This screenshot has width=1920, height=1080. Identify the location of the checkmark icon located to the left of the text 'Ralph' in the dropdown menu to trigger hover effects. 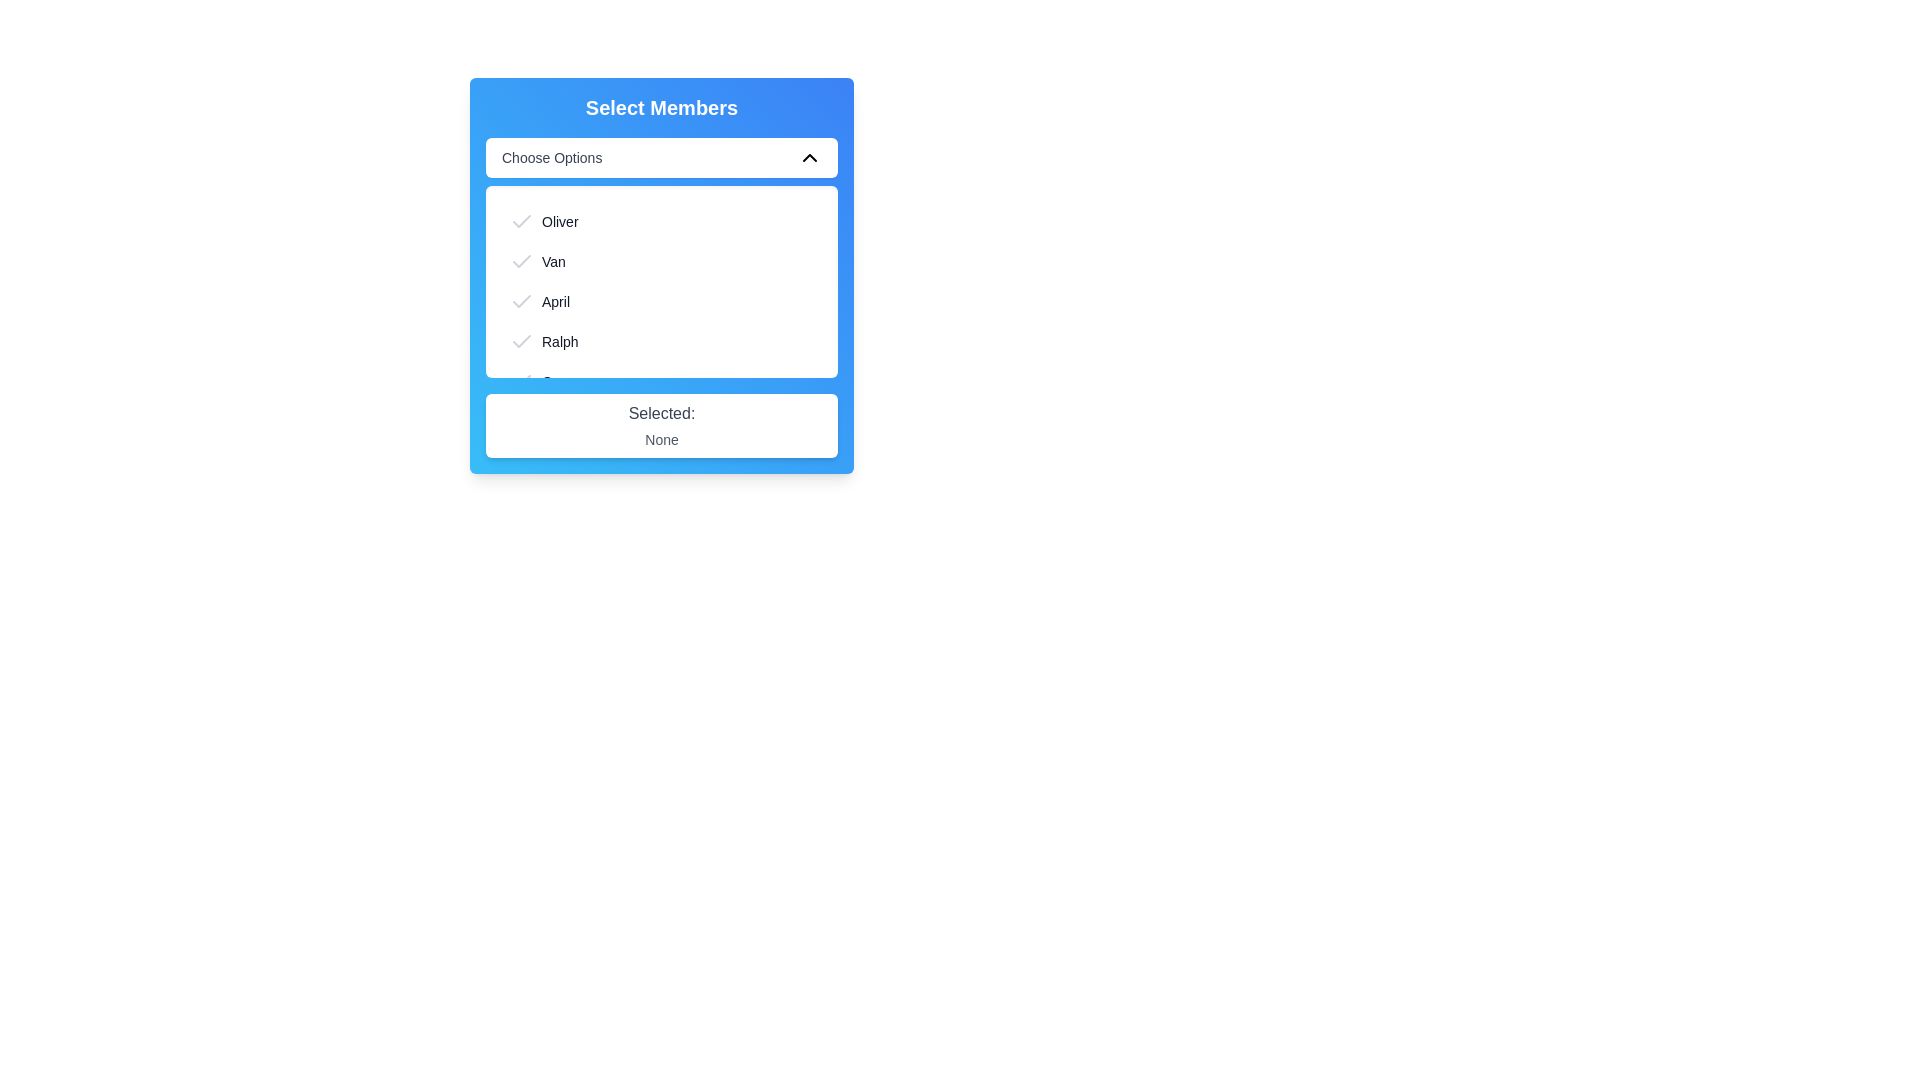
(522, 341).